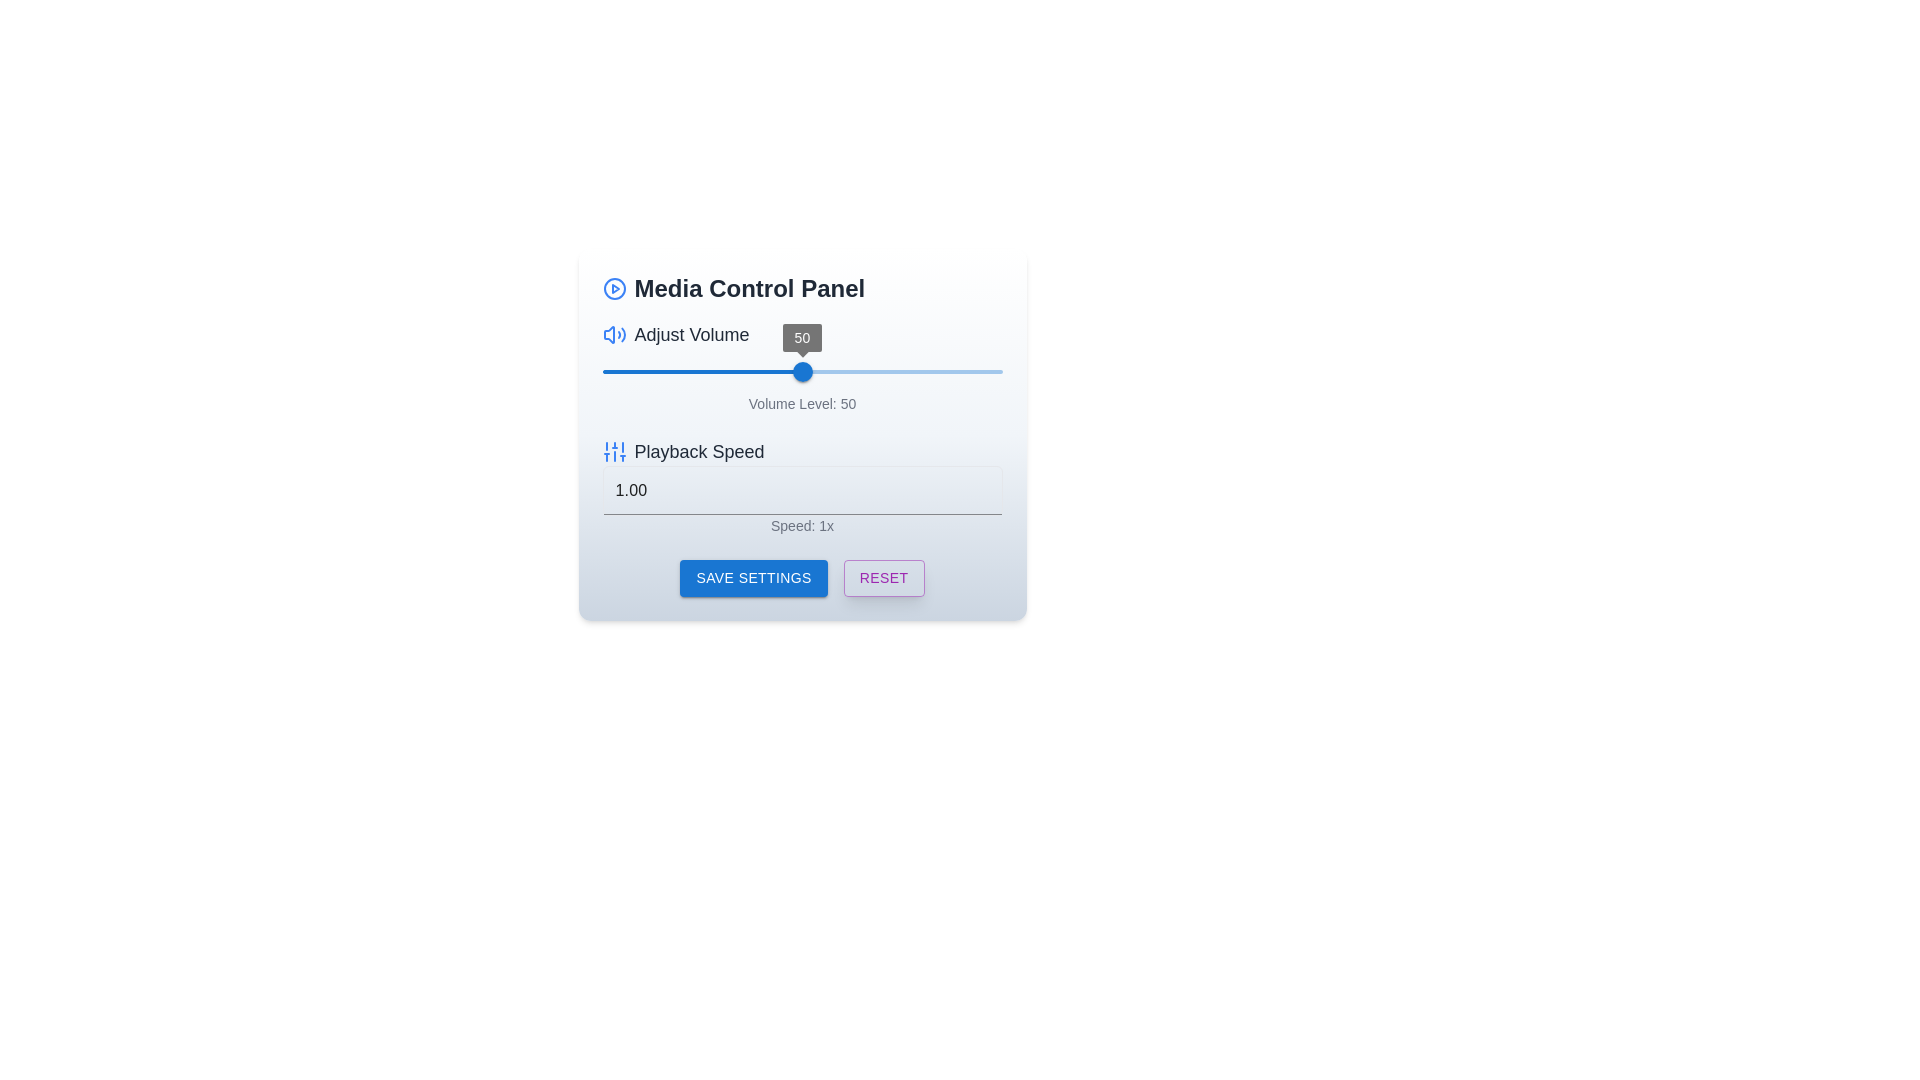  I want to click on the circular Value indicator label displaying '50' in white, located above the blue slider in the 'Adjust Volume' section of the media control panel, so click(802, 337).